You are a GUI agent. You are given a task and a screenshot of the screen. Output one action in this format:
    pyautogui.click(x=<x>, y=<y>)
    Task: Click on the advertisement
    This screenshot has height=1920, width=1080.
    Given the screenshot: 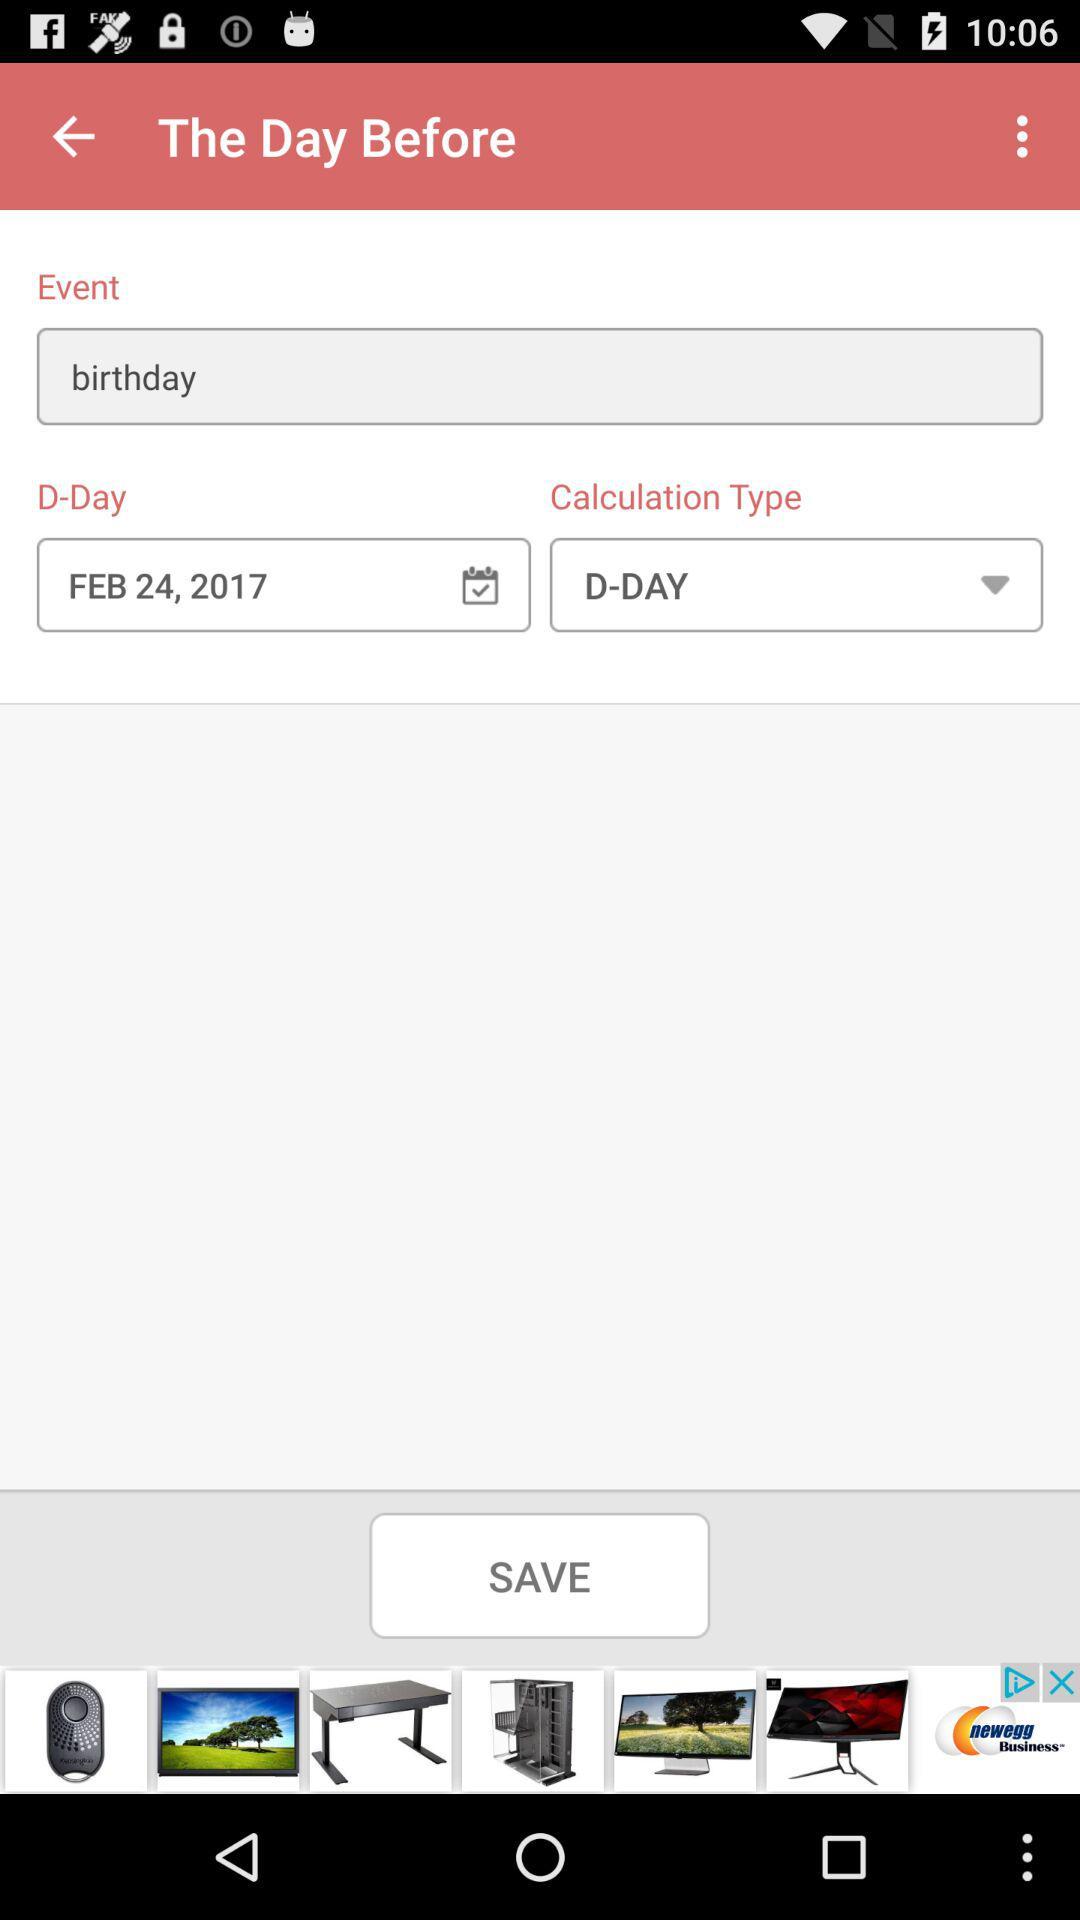 What is the action you would take?
    pyautogui.click(x=540, y=1727)
    